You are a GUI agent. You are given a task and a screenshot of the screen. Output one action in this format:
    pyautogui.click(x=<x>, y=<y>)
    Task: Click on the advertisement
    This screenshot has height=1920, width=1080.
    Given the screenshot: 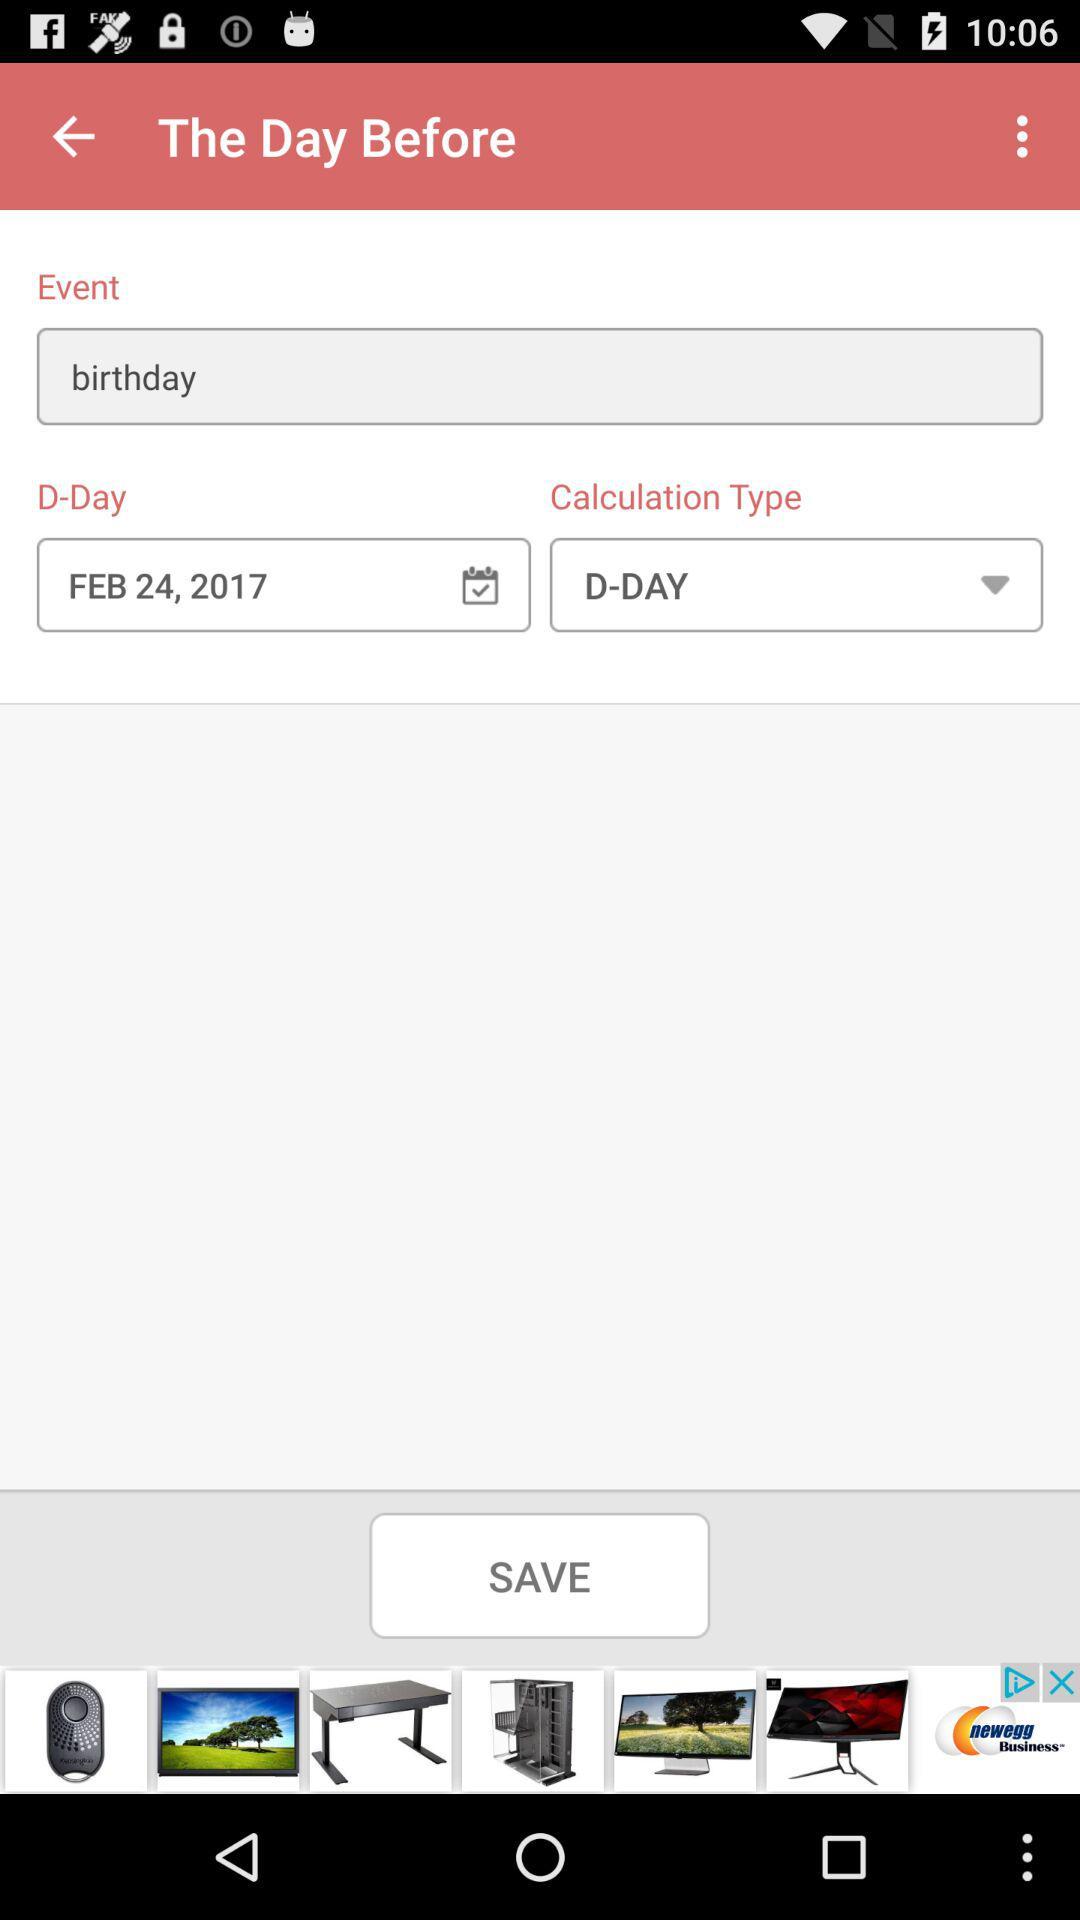 What is the action you would take?
    pyautogui.click(x=540, y=1727)
    